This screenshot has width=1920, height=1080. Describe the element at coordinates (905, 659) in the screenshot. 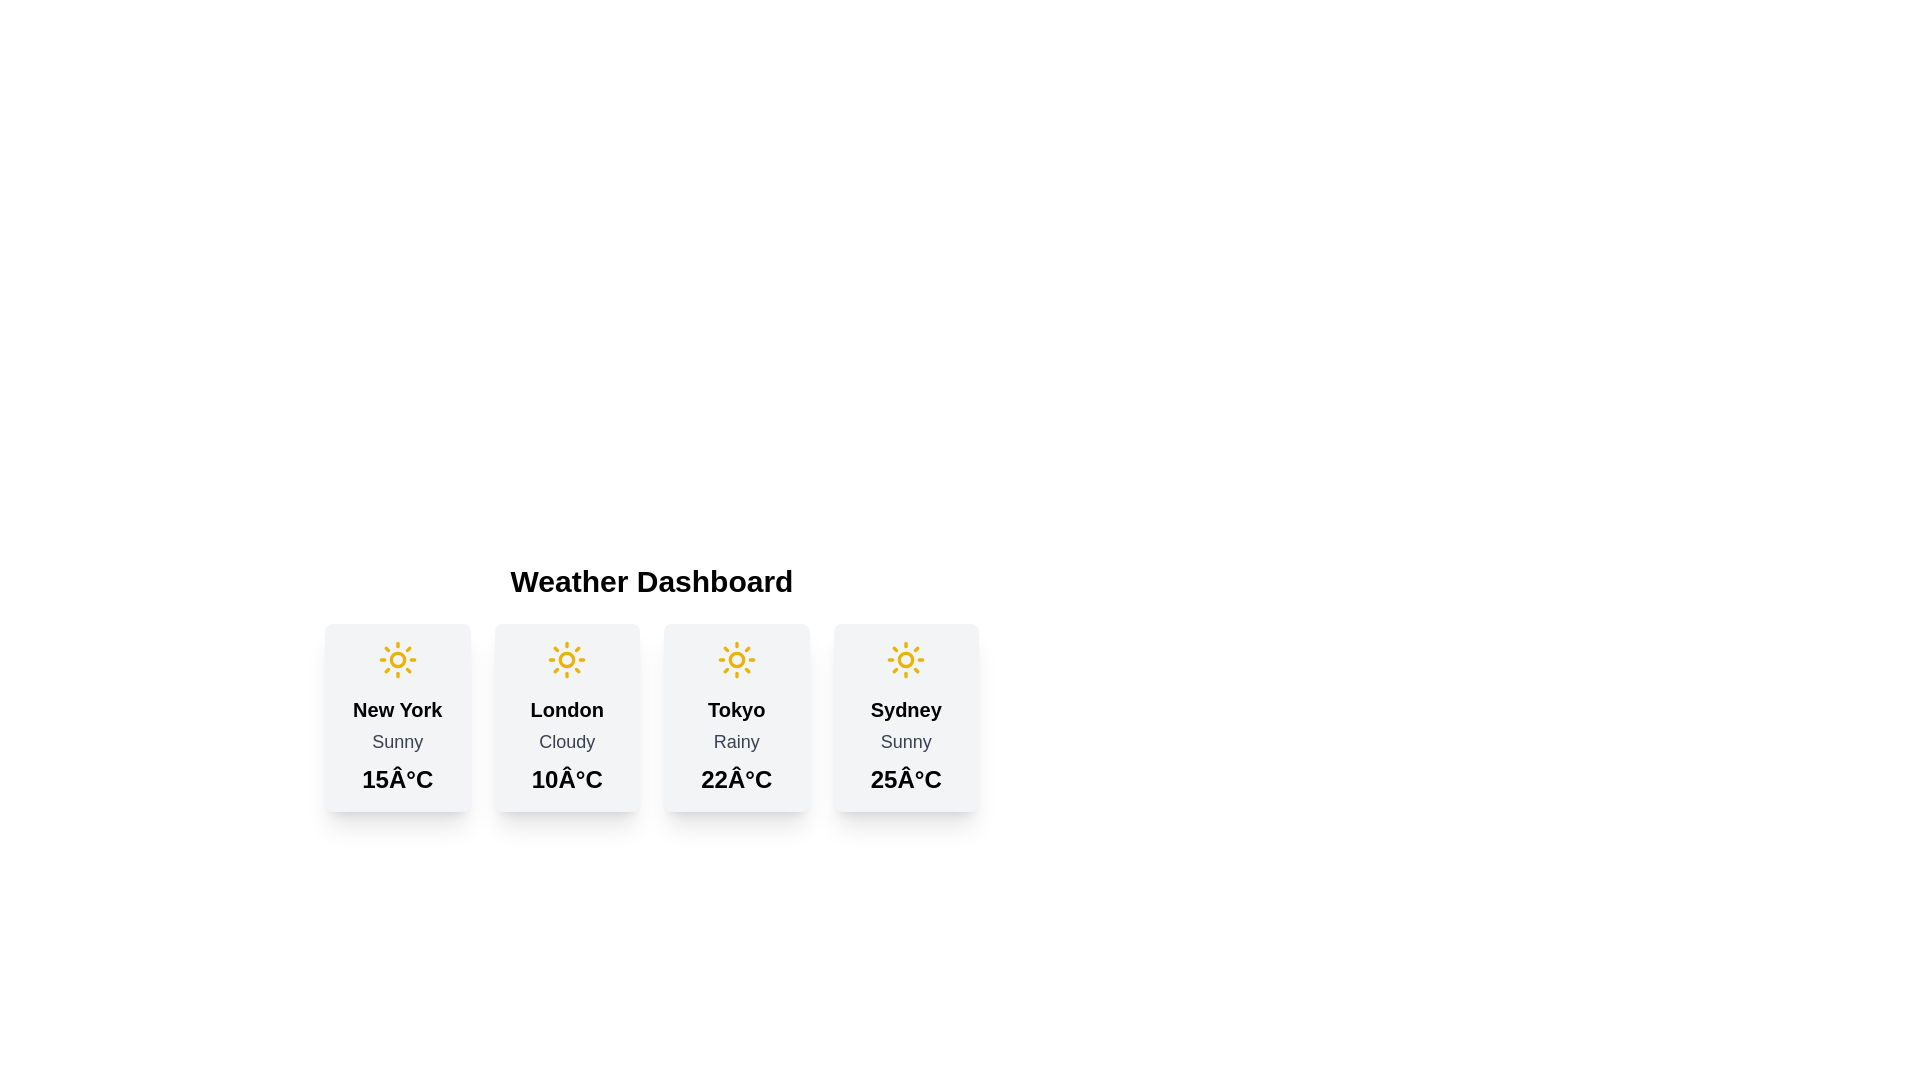

I see `the decorative sun icon representing sunny weather conditions located at the center of the top icon within the 'Sydney' weather card, which is the fourth card from the left in the Weather Dashboard` at that location.